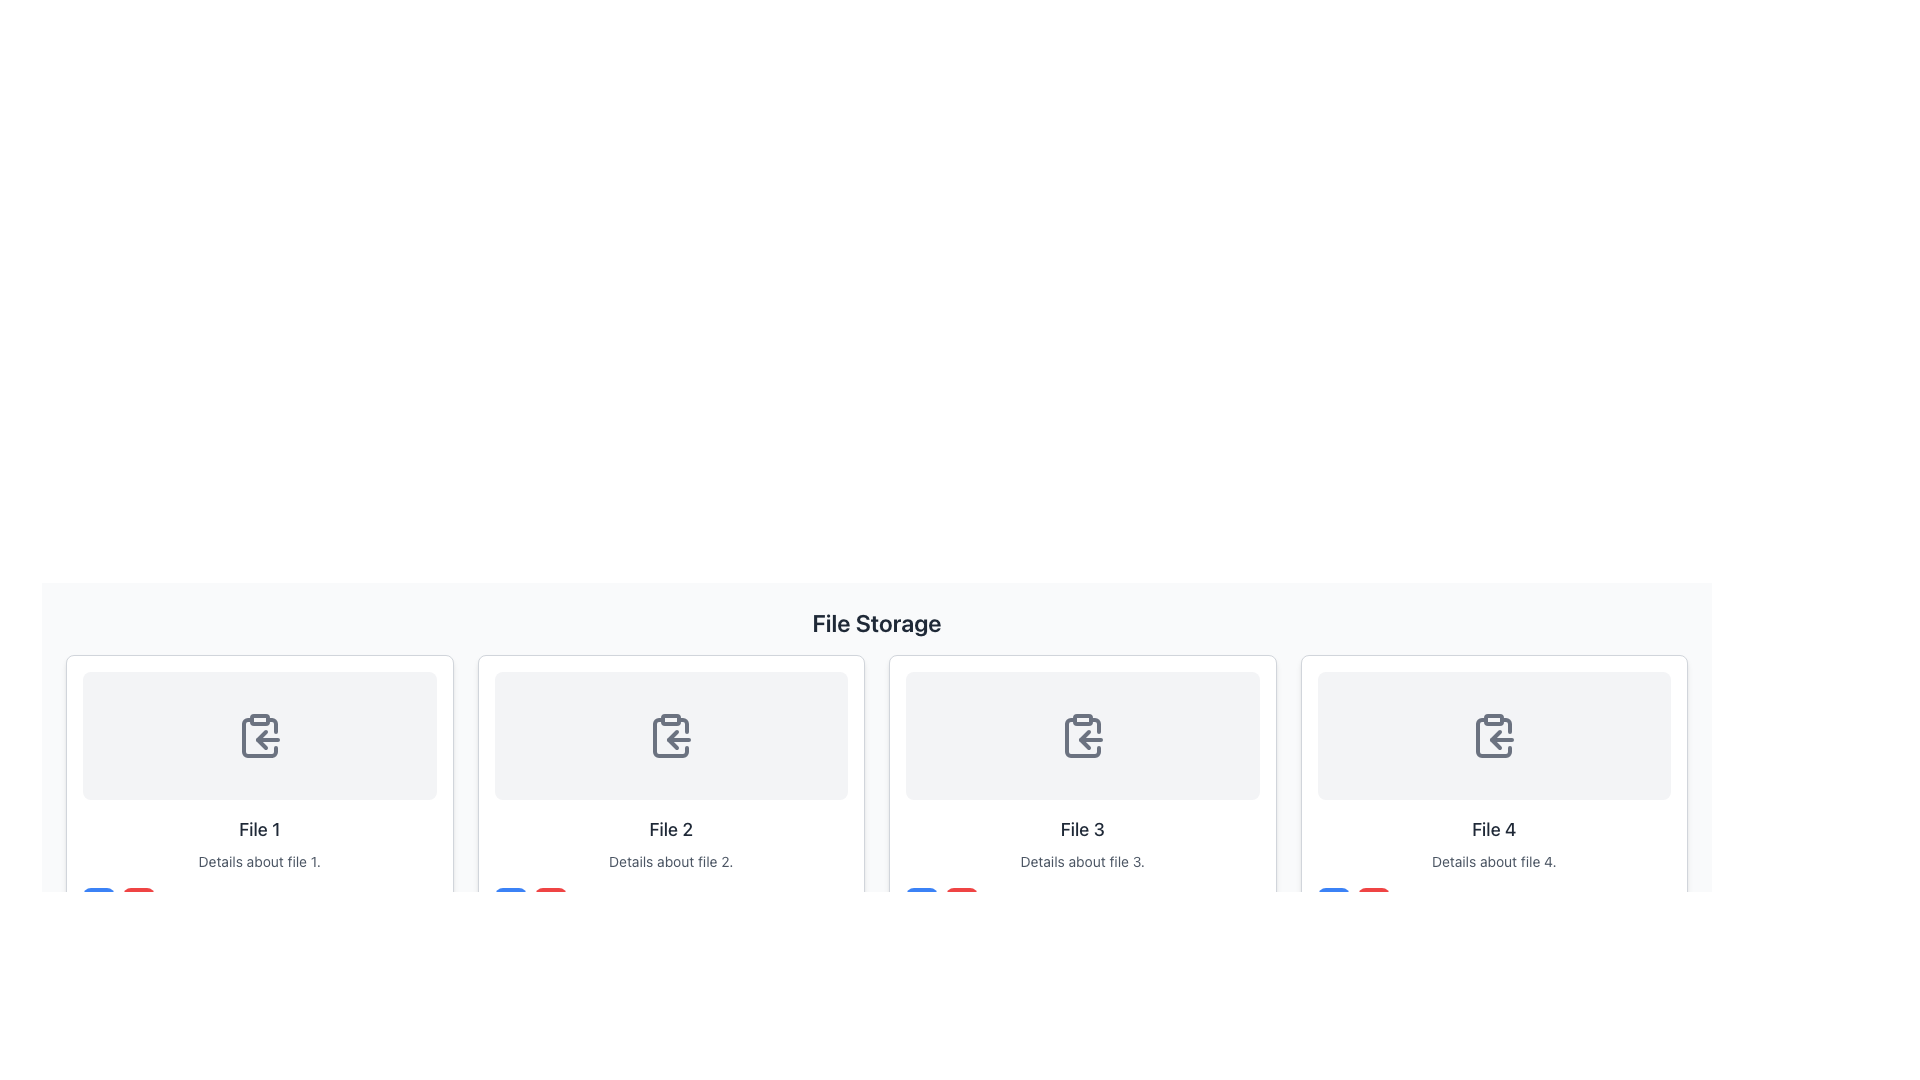 The width and height of the screenshot is (1920, 1080). Describe the element at coordinates (1083, 740) in the screenshot. I see `the left-oriented arrow icon within the clipboard graphic located in the header section of the card titled 'File 3'` at that location.